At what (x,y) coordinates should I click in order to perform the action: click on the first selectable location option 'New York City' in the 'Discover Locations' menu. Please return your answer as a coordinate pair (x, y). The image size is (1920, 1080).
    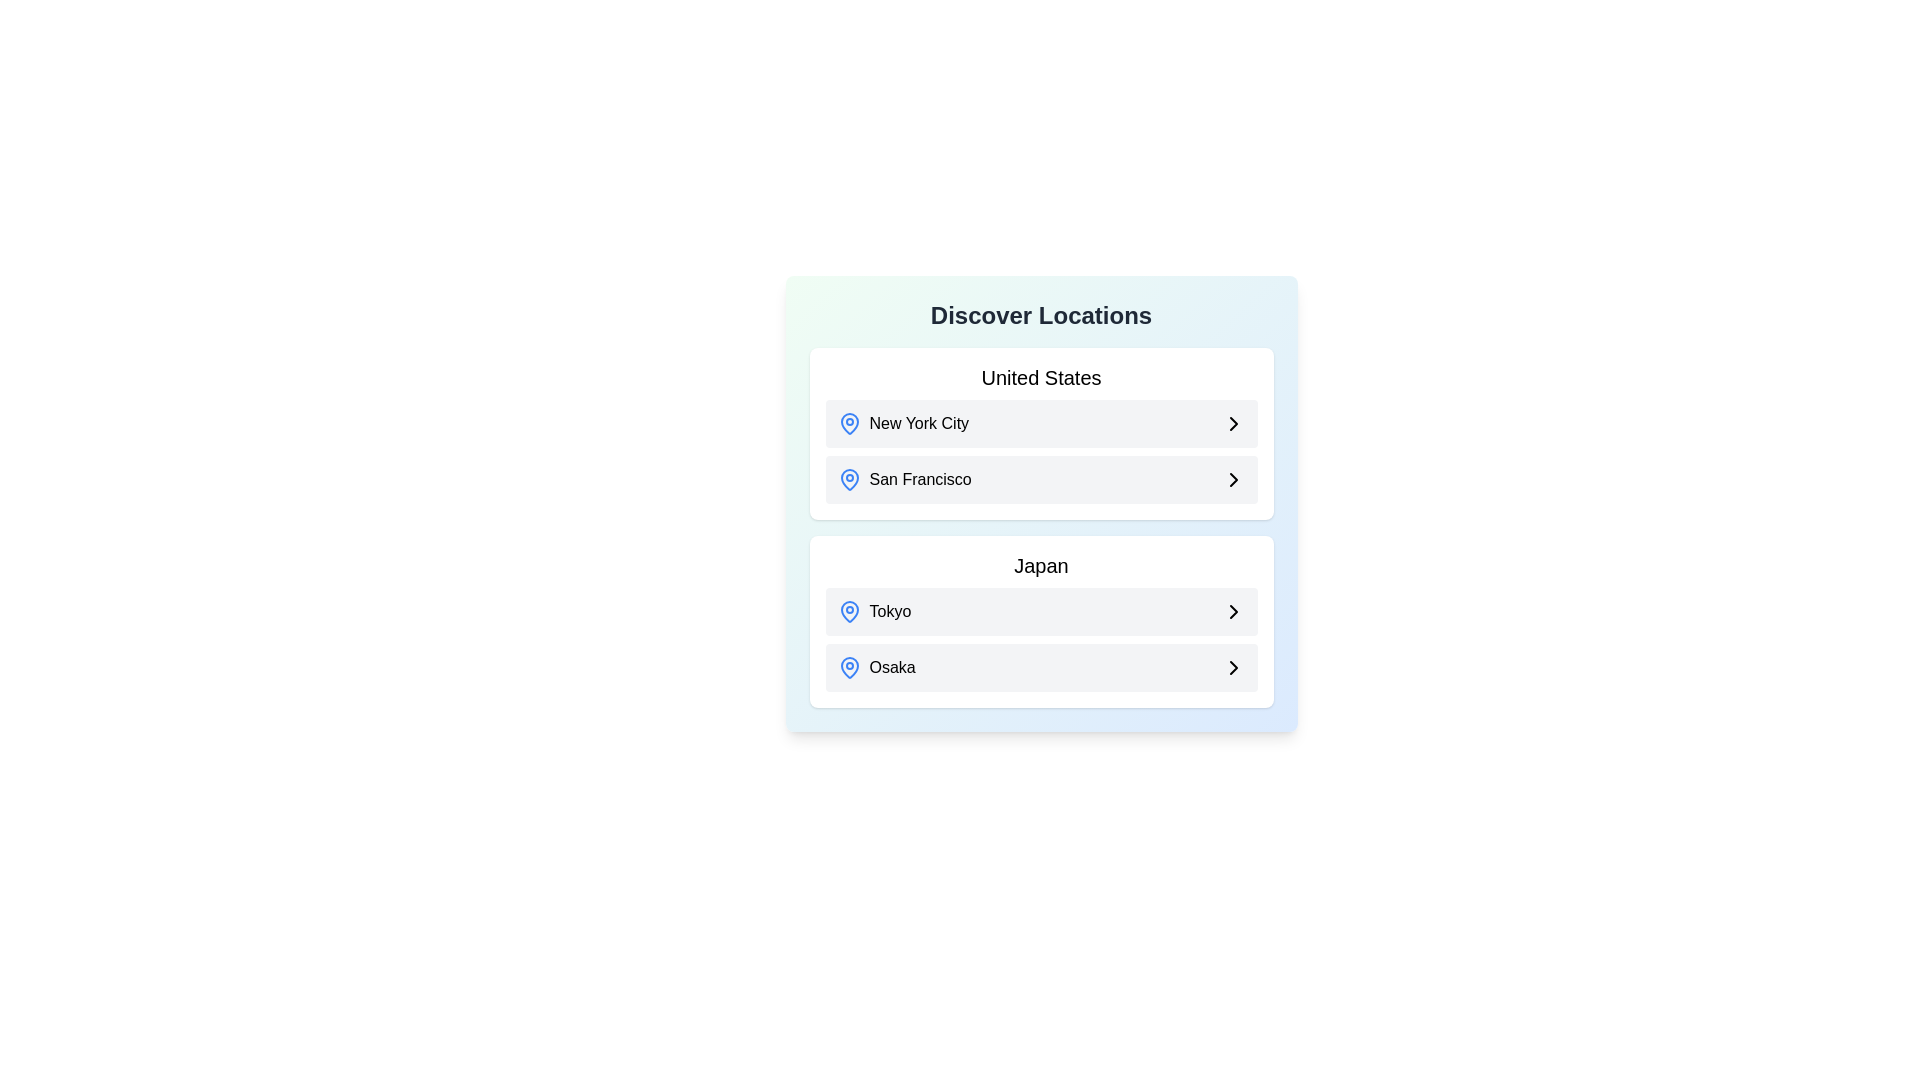
    Looking at the image, I should click on (1040, 423).